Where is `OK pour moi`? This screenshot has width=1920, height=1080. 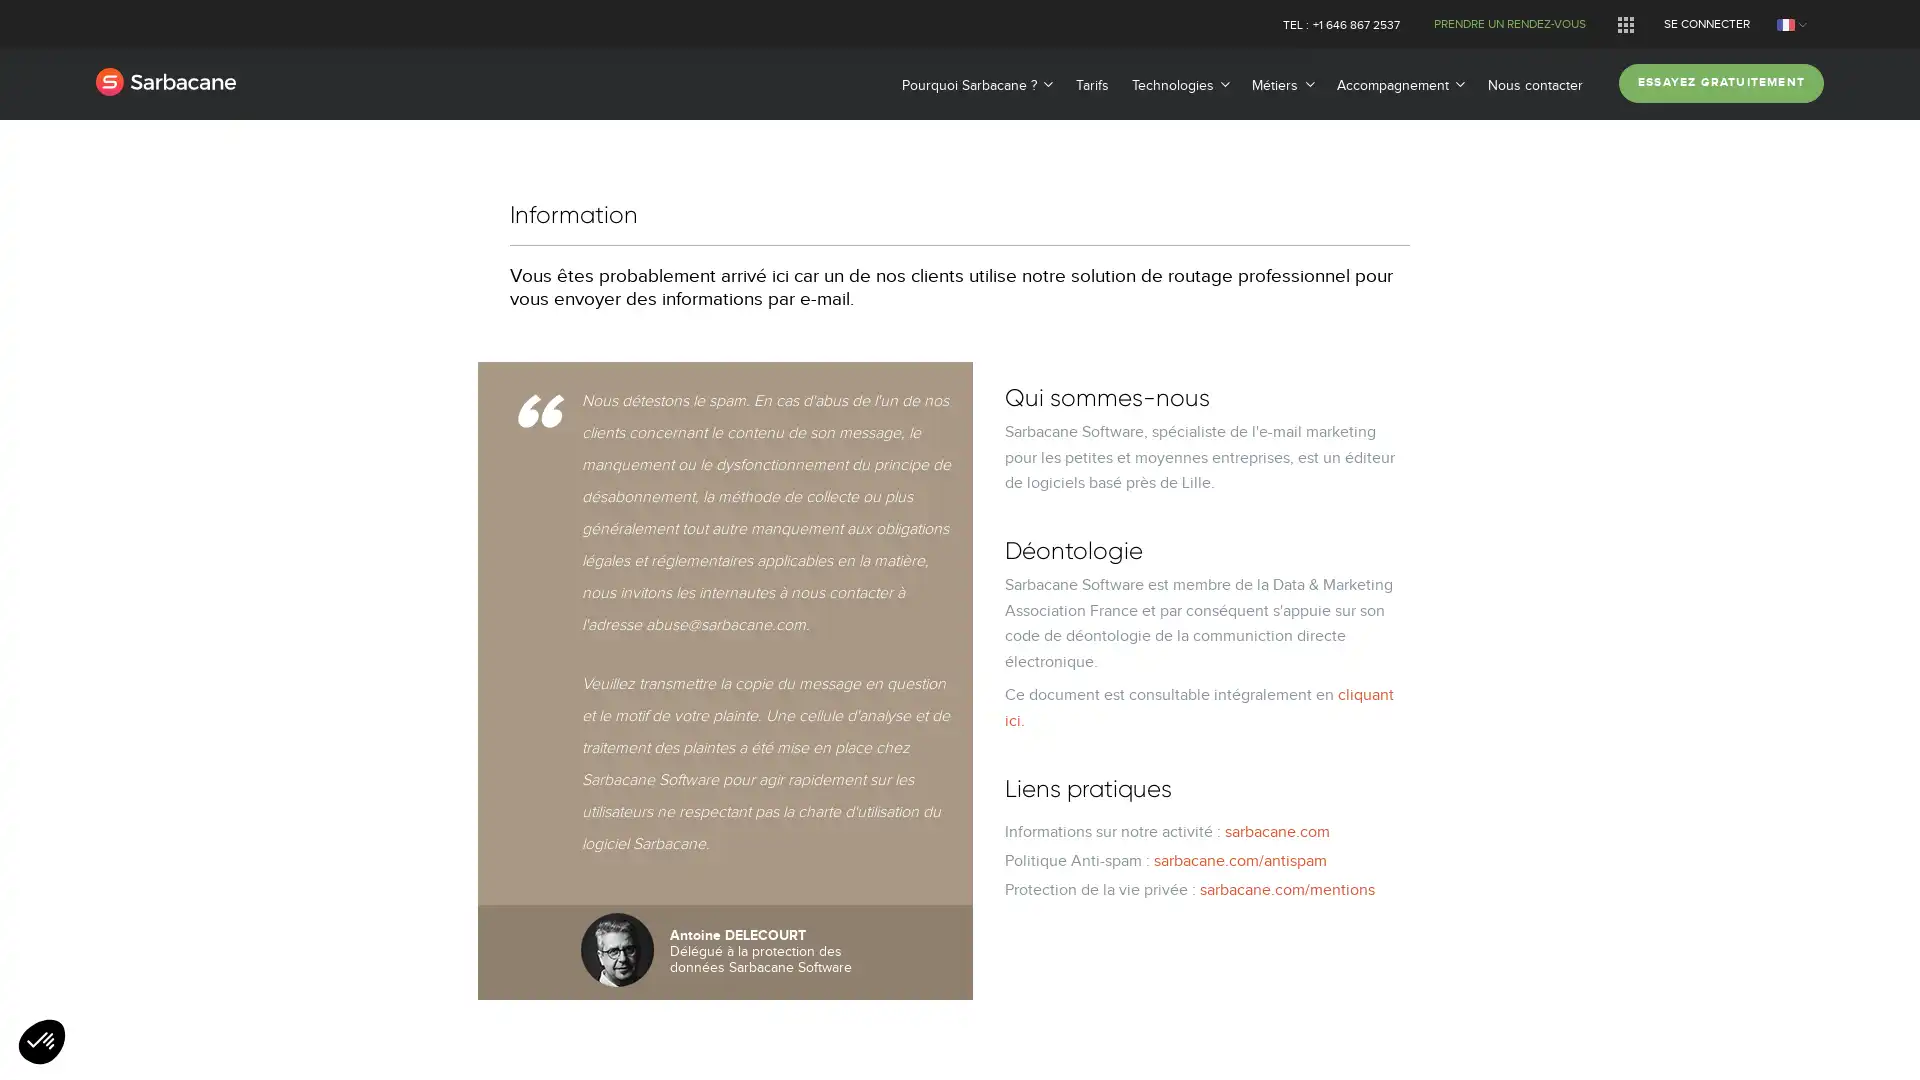 OK pour moi is located at coordinates (1118, 676).